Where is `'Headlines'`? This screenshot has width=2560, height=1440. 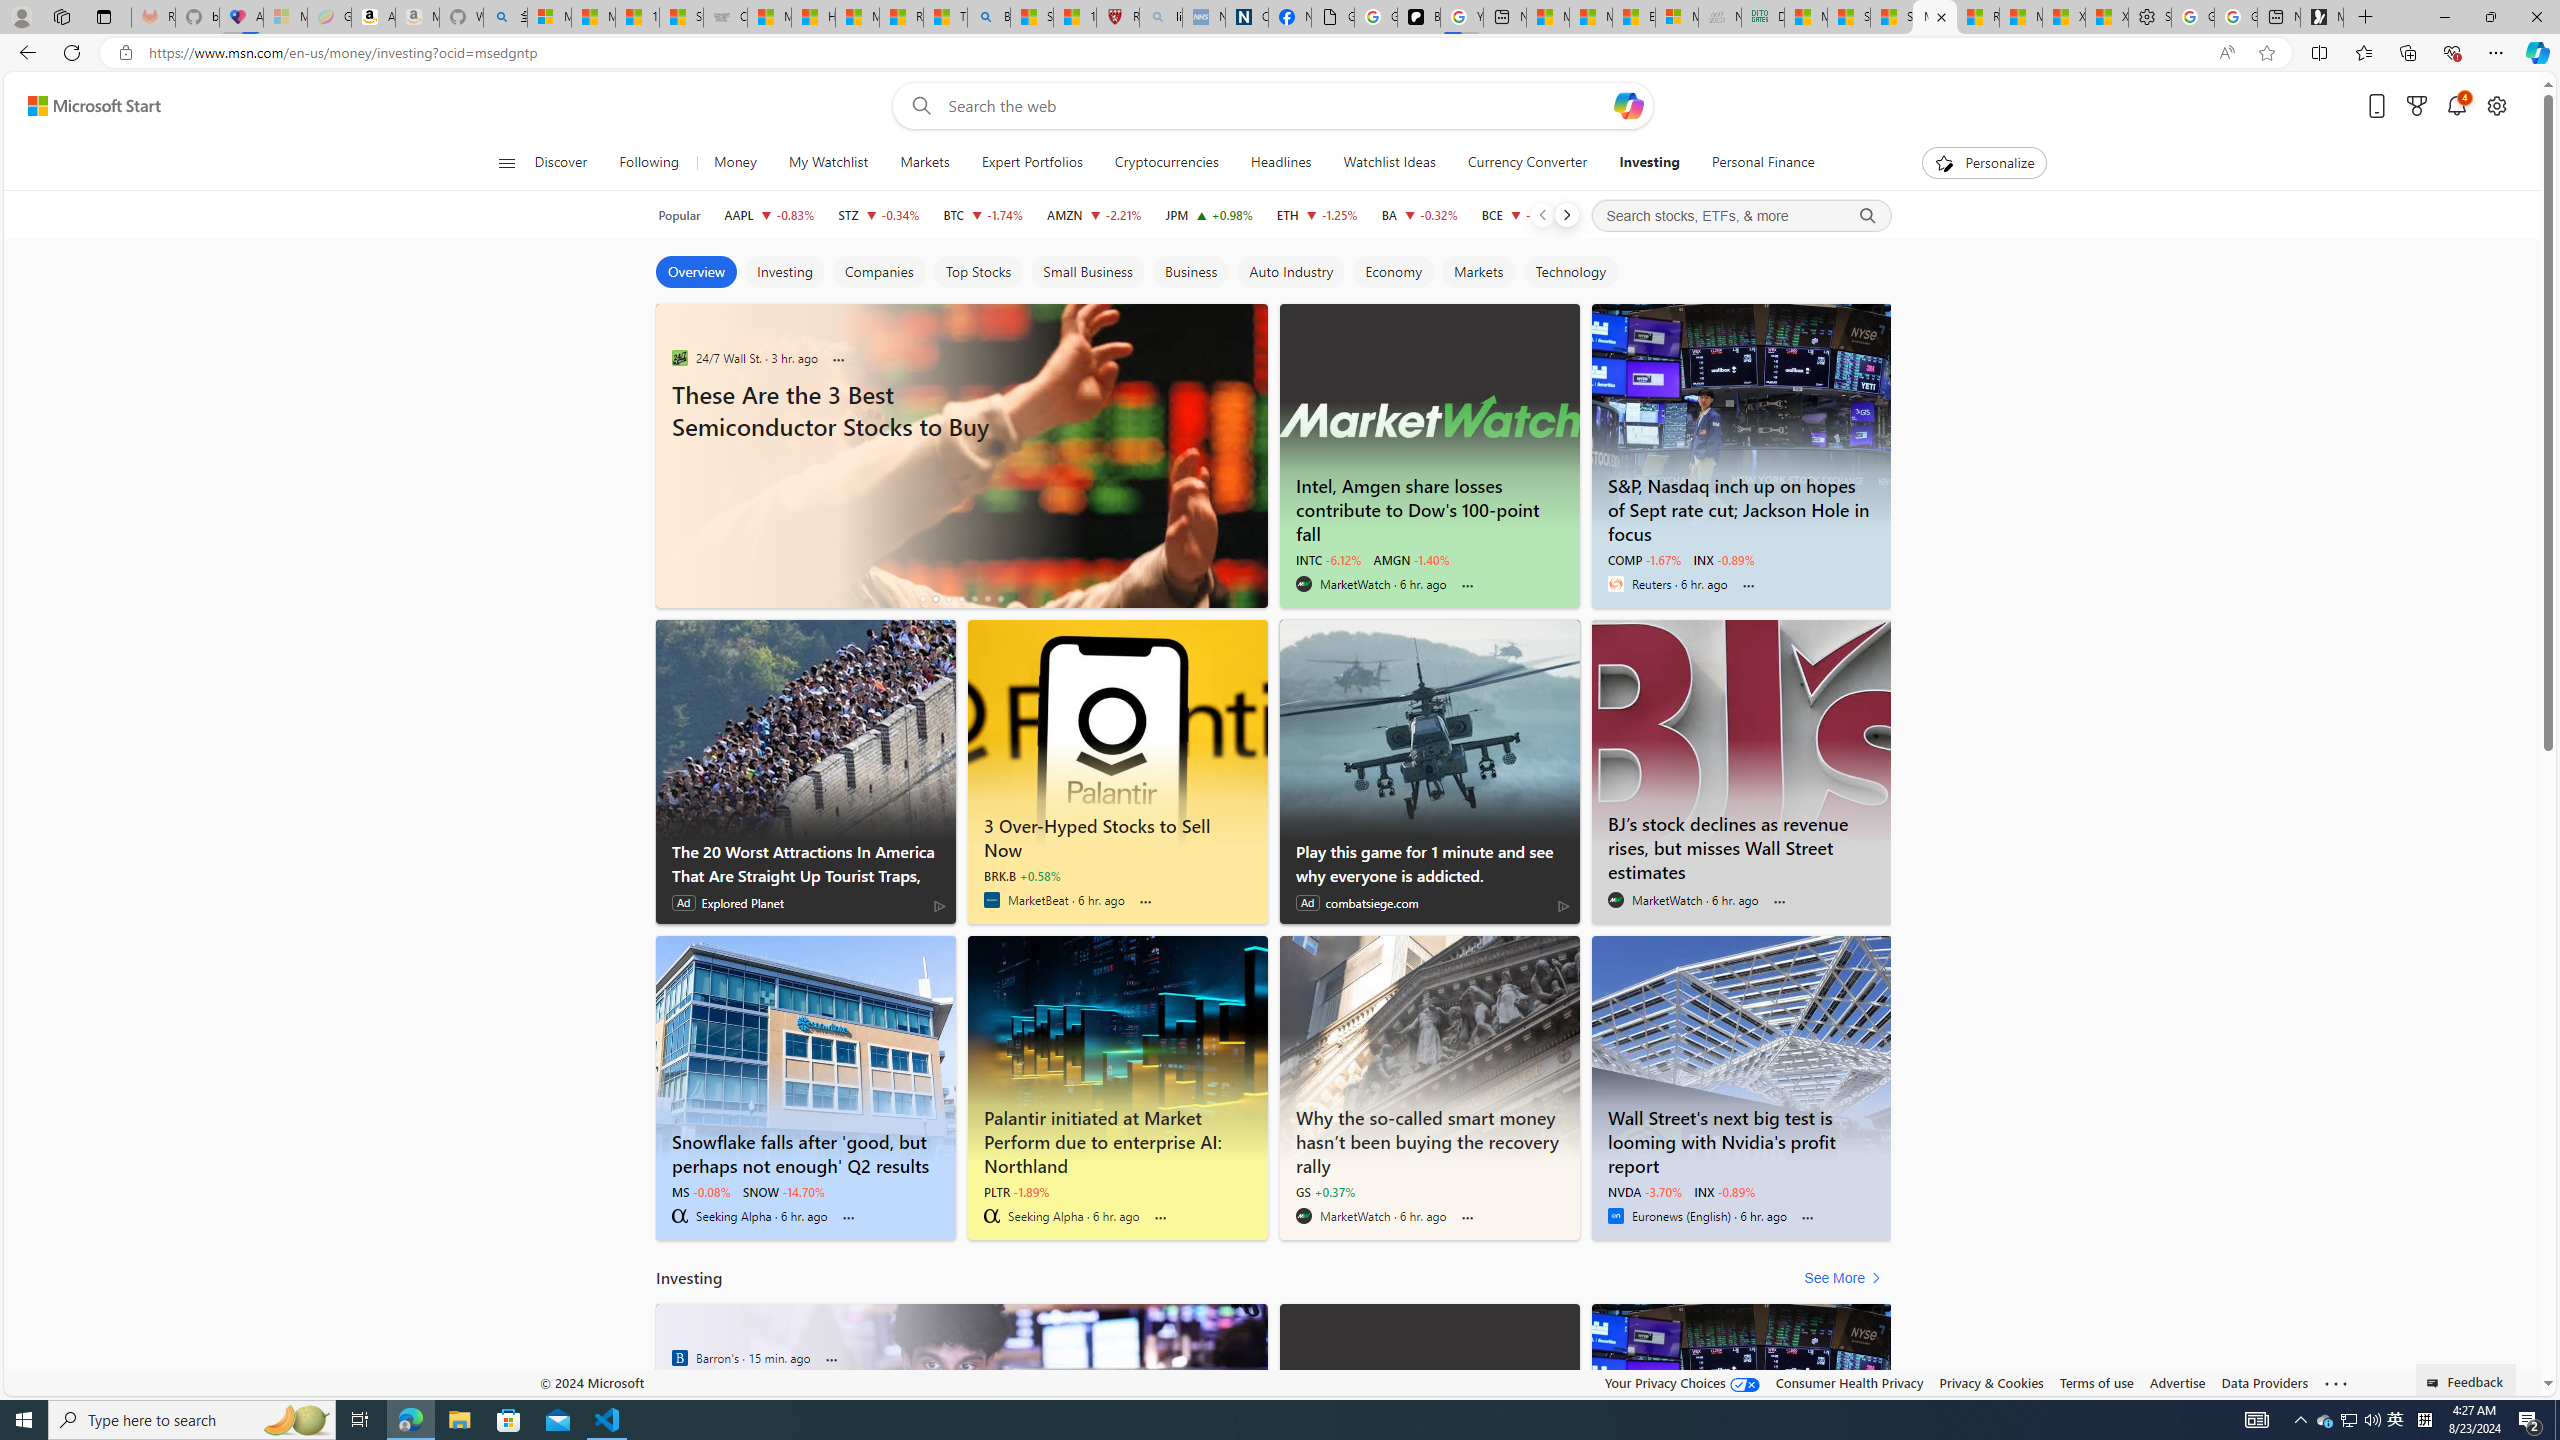
'Headlines' is located at coordinates (1280, 162).